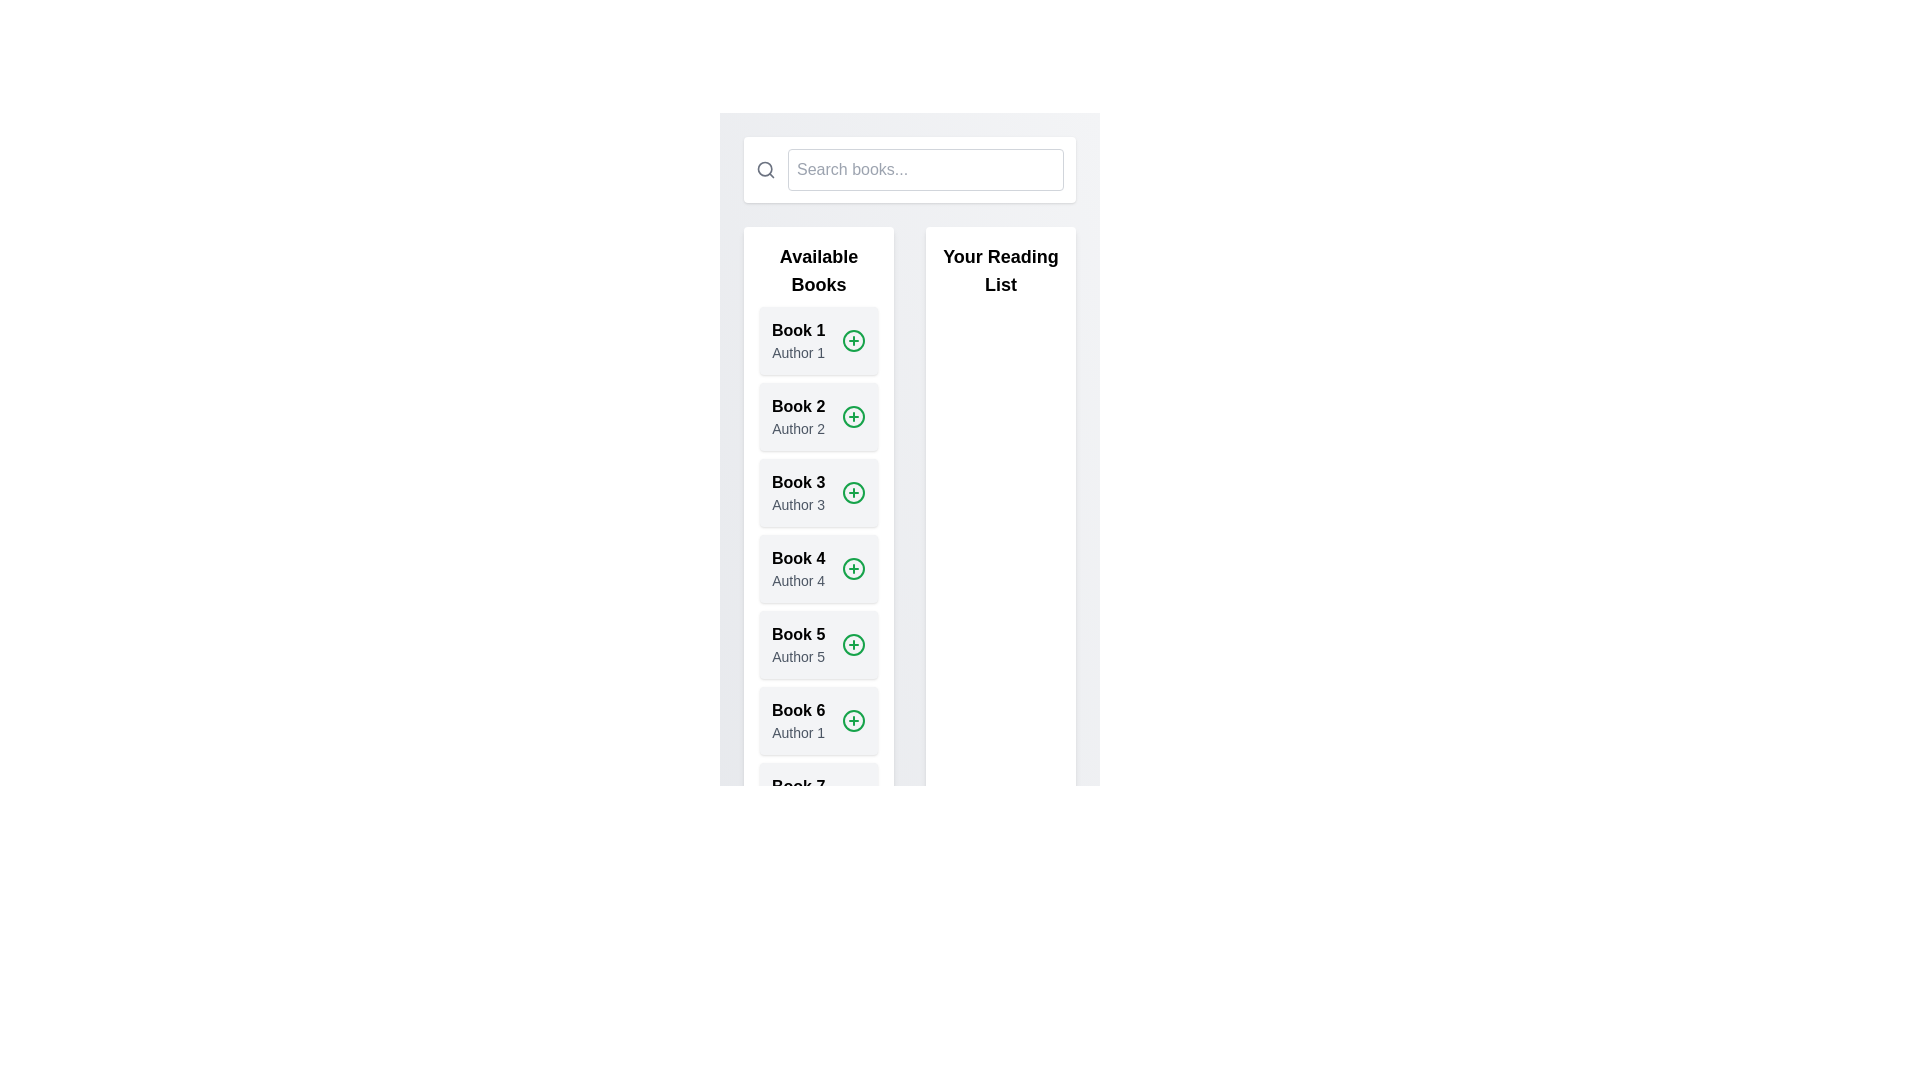  What do you see at coordinates (854, 871) in the screenshot?
I see `the action button for 'Book 8 by Author 3'` at bounding box center [854, 871].